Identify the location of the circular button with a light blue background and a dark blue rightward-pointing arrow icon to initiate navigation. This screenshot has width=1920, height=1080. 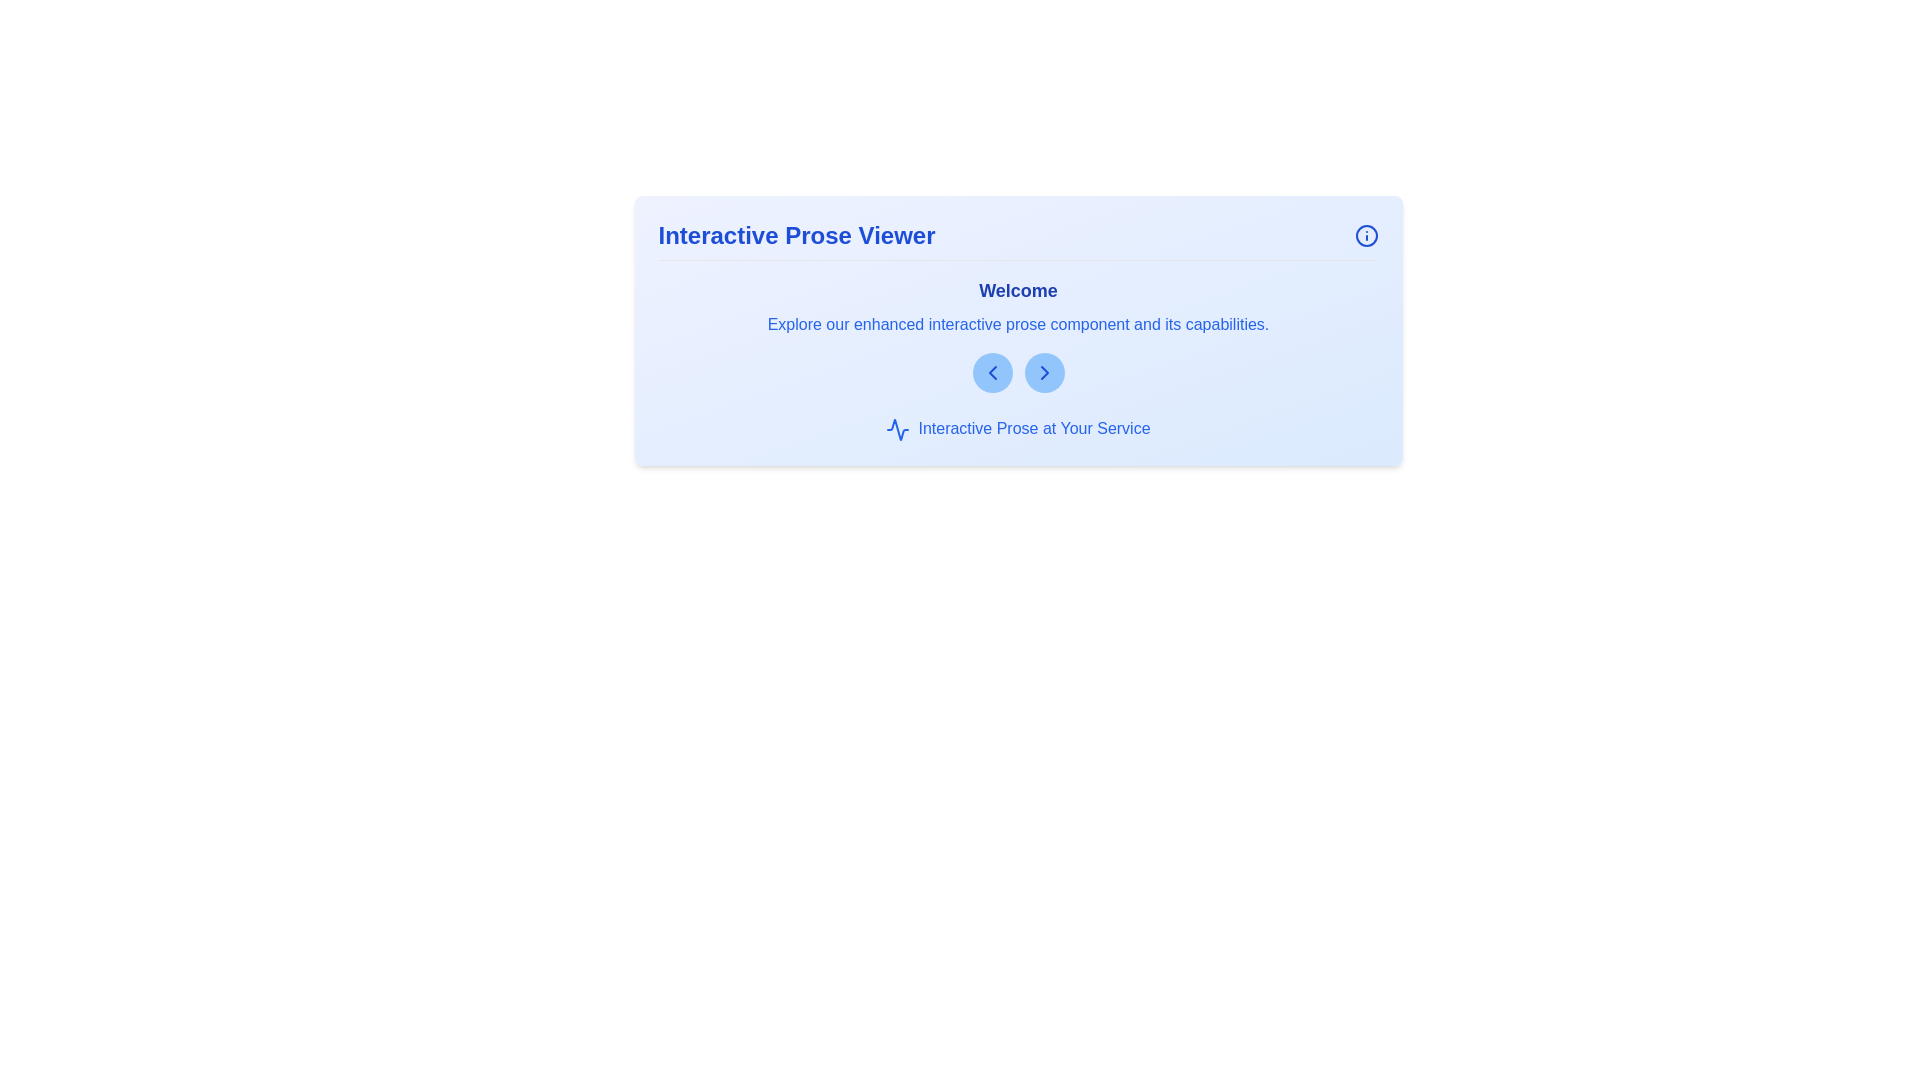
(1043, 373).